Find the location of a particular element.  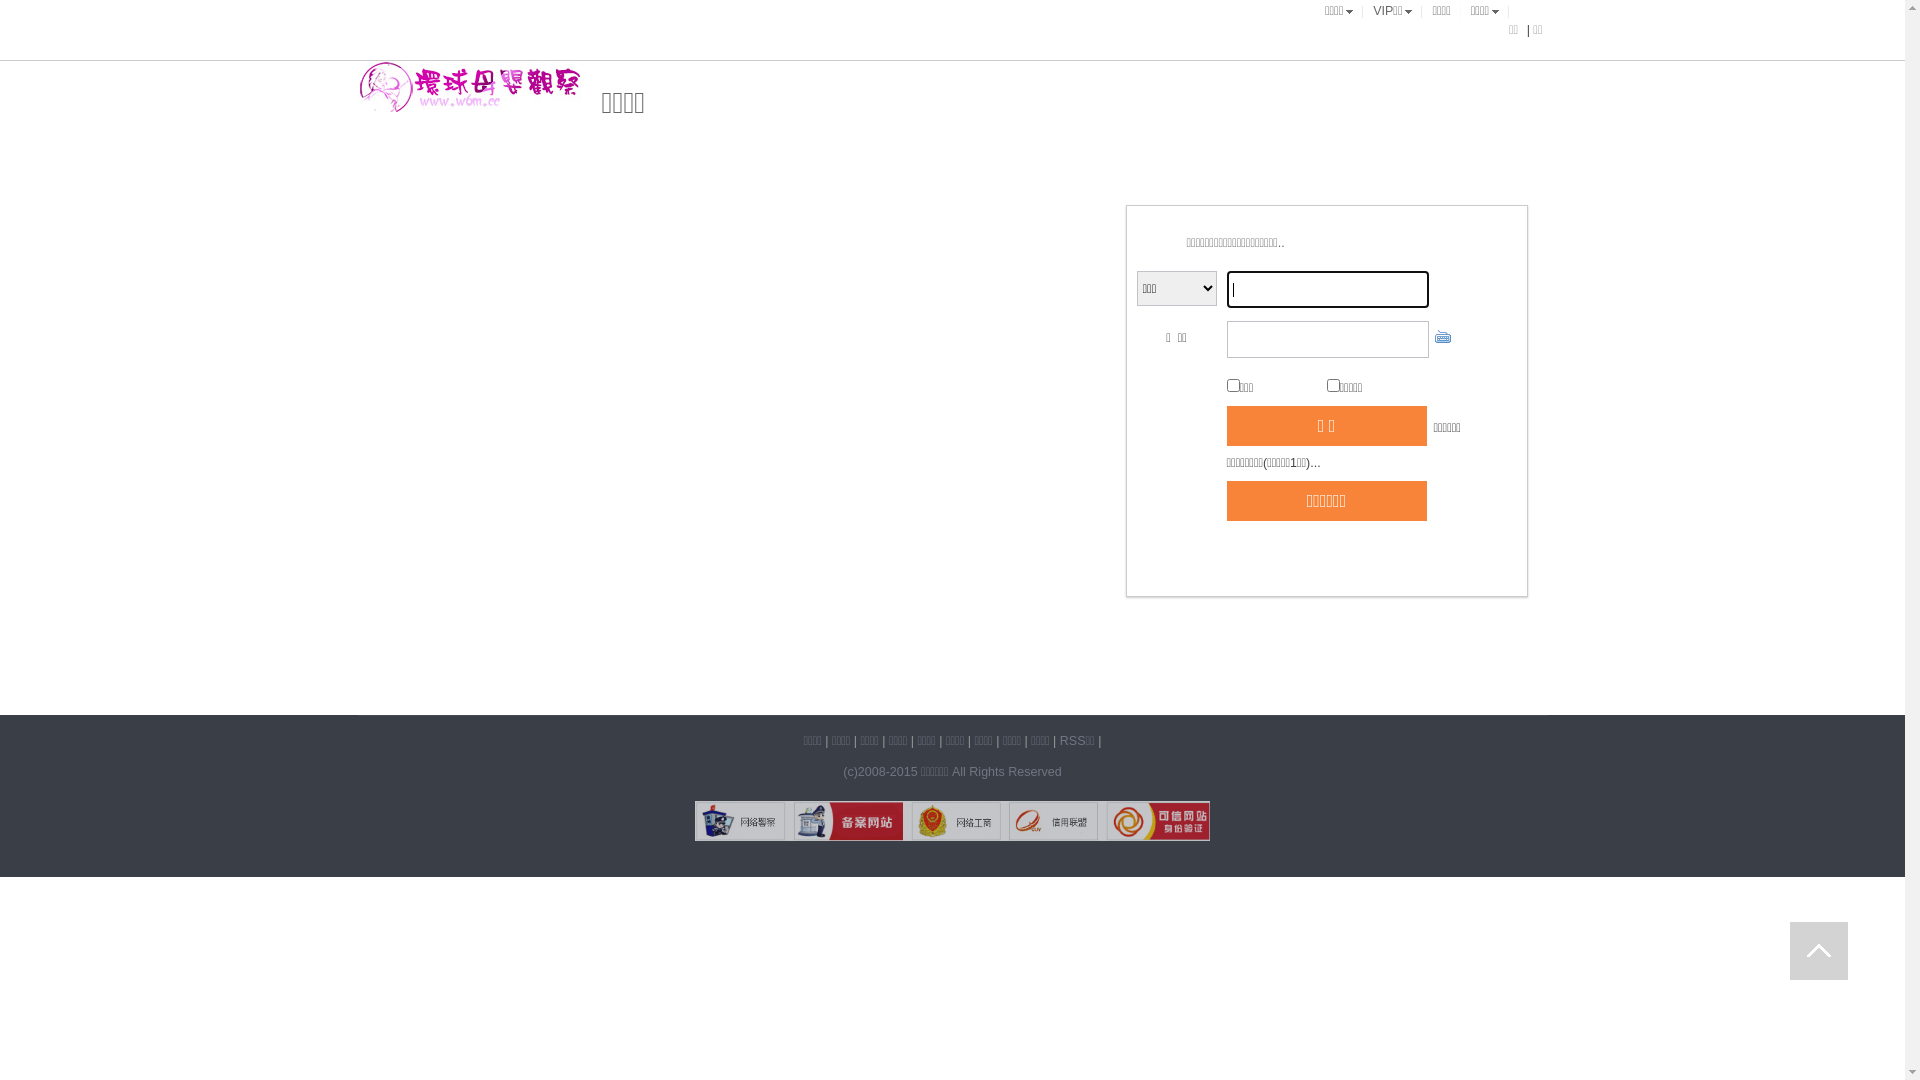

' ' is located at coordinates (1819, 950).